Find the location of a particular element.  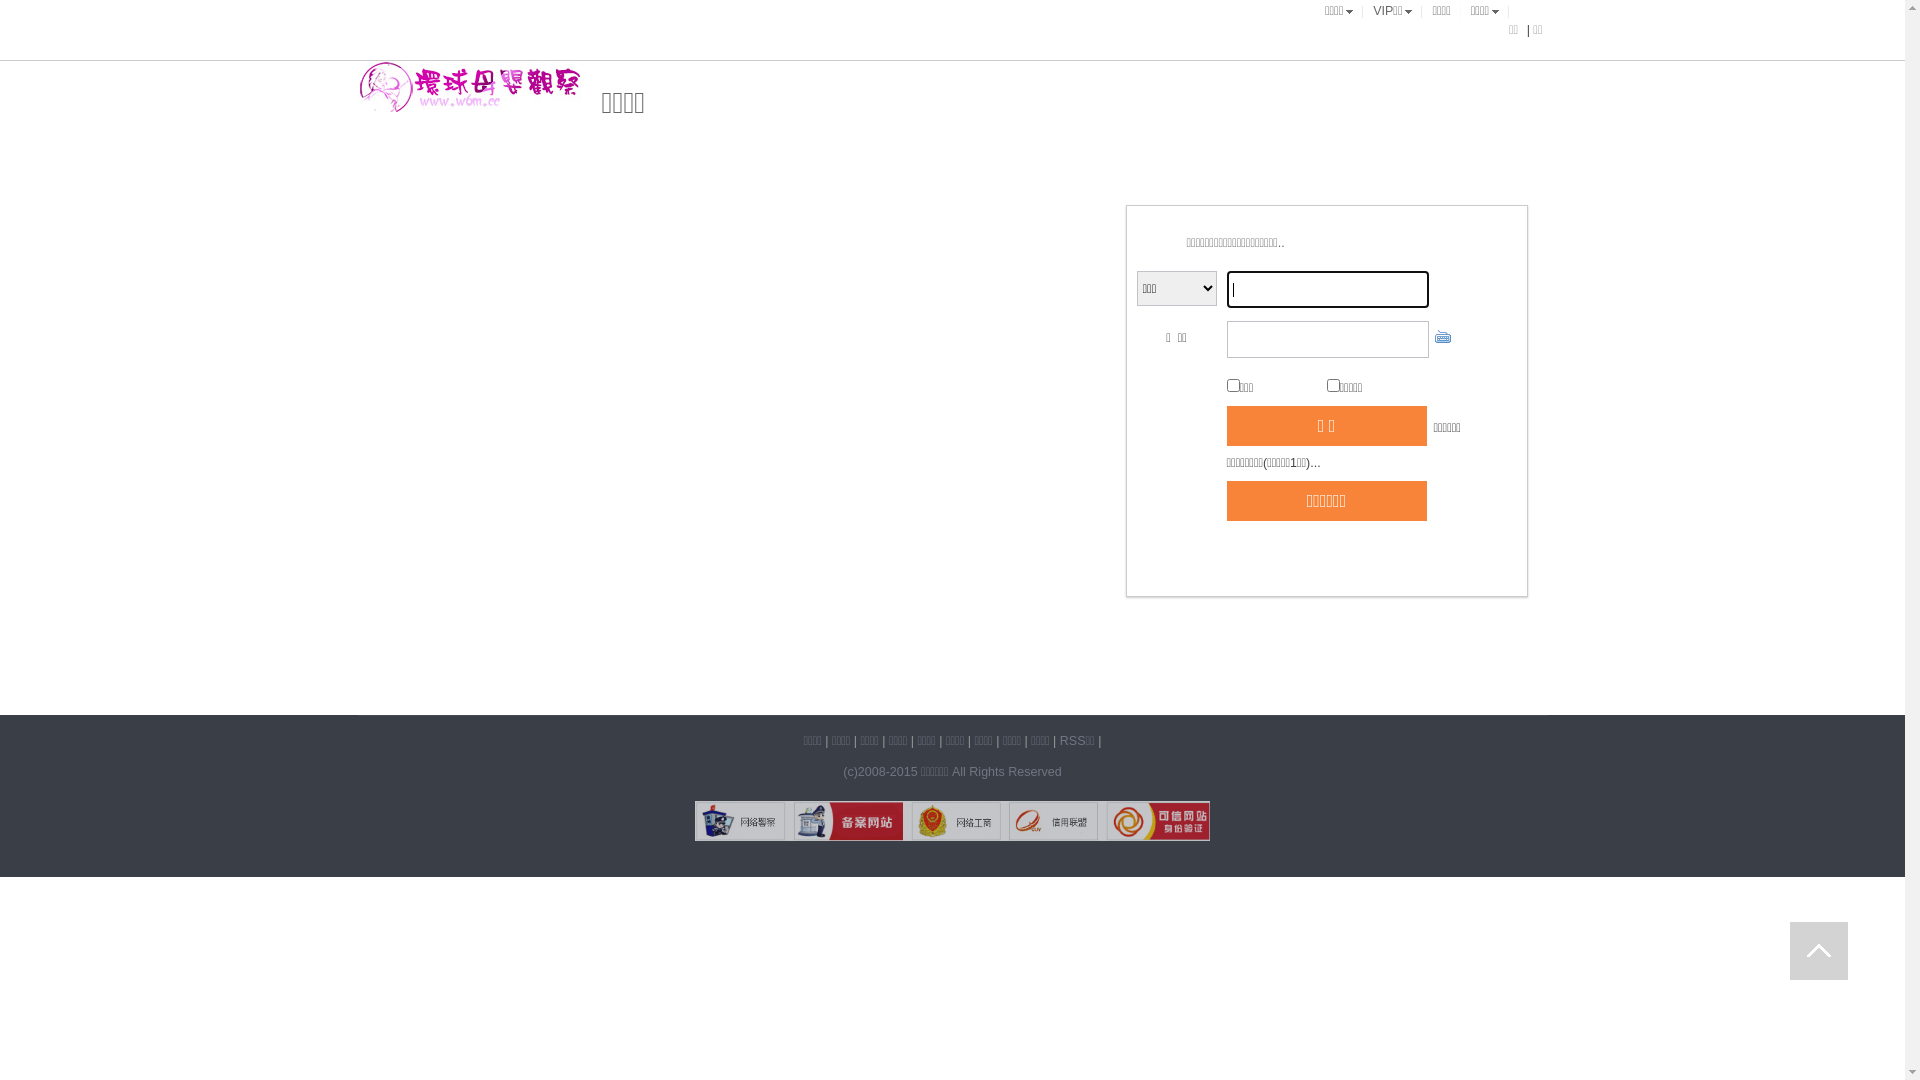

' ' is located at coordinates (1819, 950).